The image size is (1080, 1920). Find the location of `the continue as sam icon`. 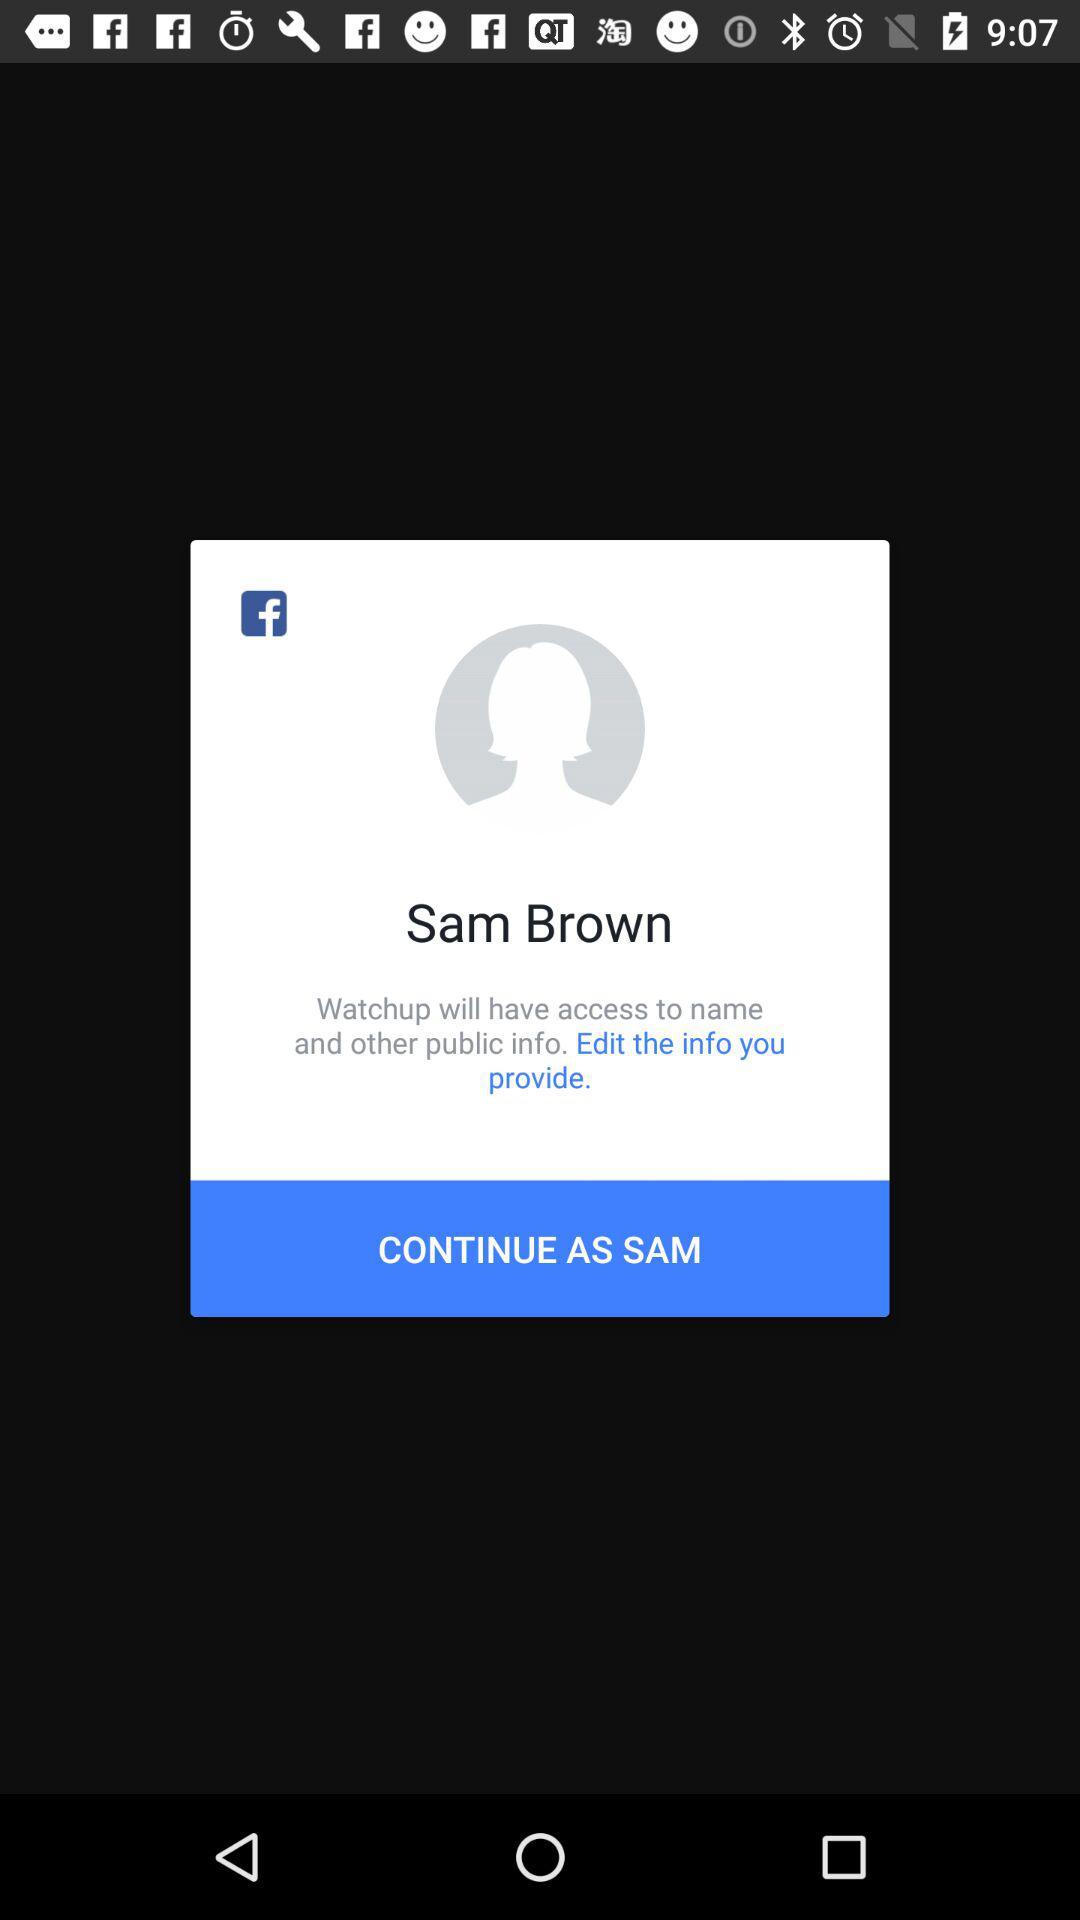

the continue as sam icon is located at coordinates (540, 1247).